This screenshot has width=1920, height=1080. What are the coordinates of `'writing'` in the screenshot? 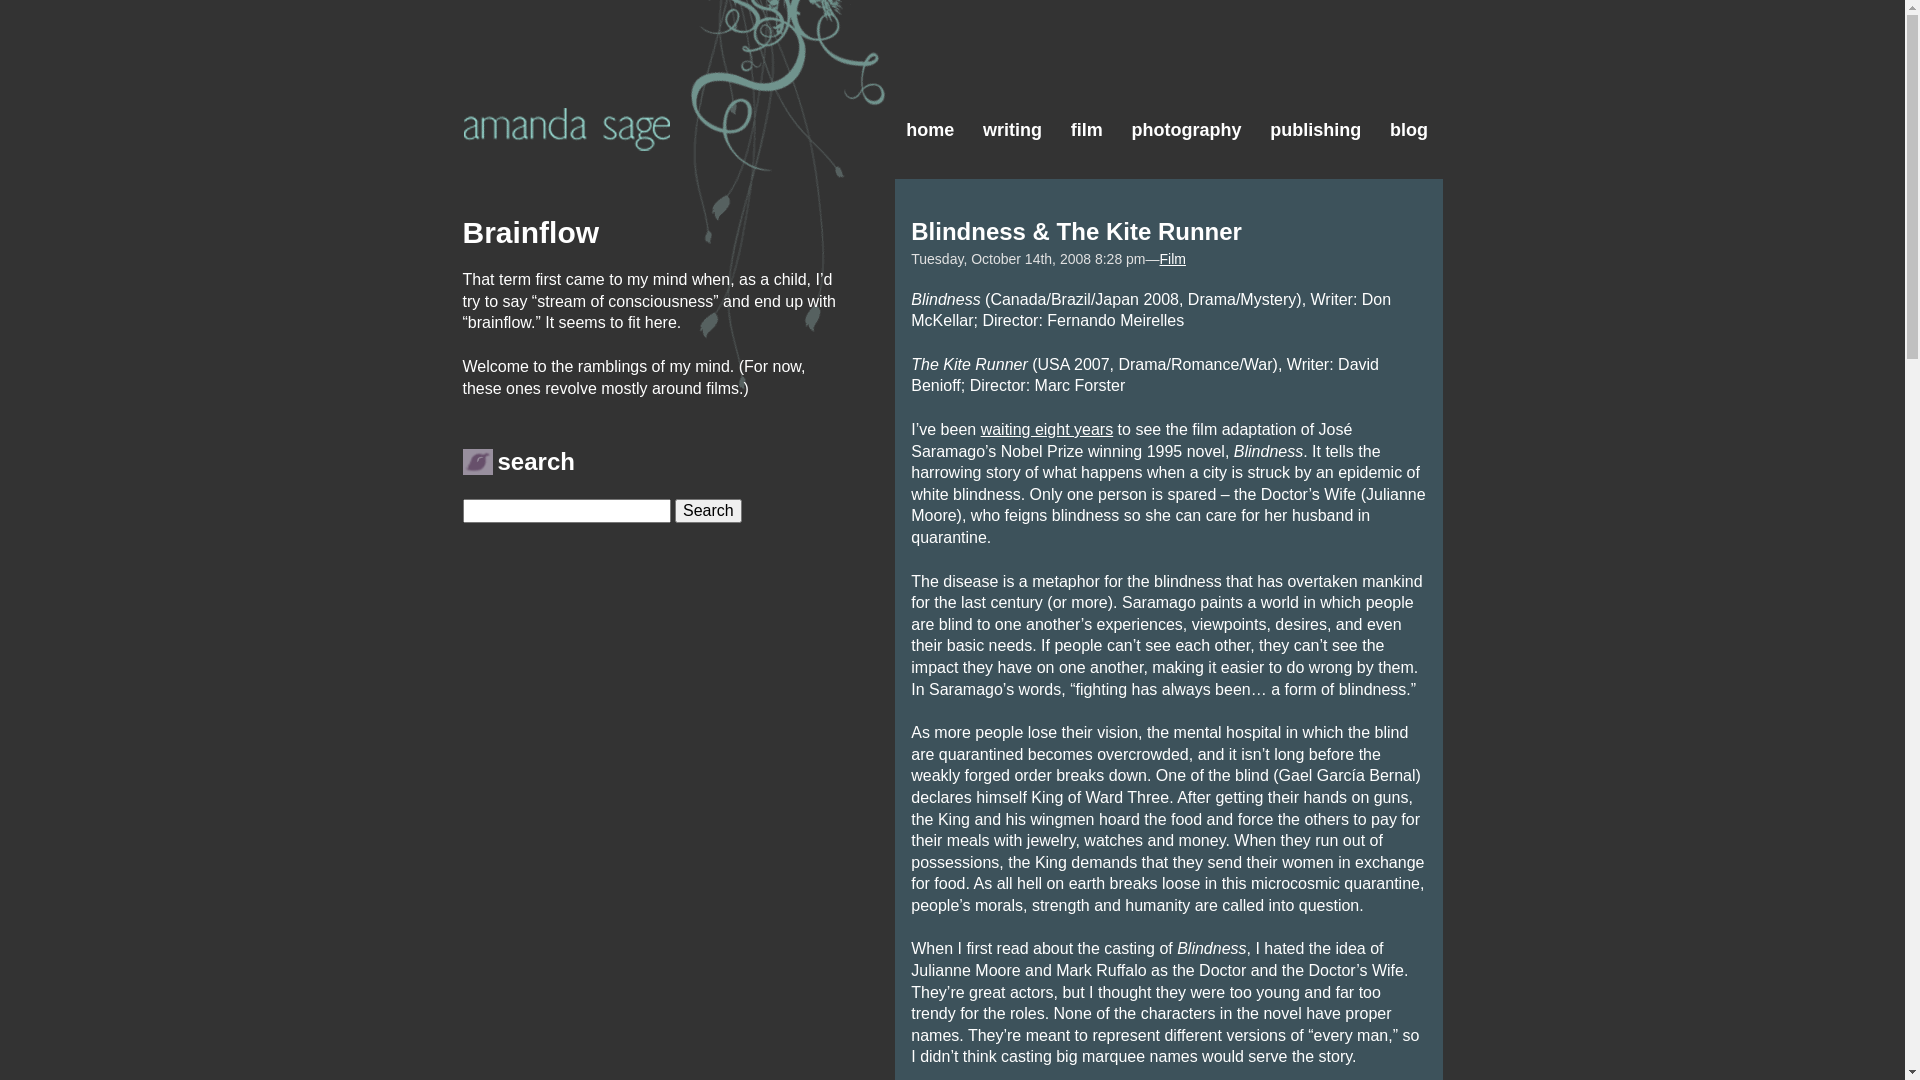 It's located at (1012, 80).